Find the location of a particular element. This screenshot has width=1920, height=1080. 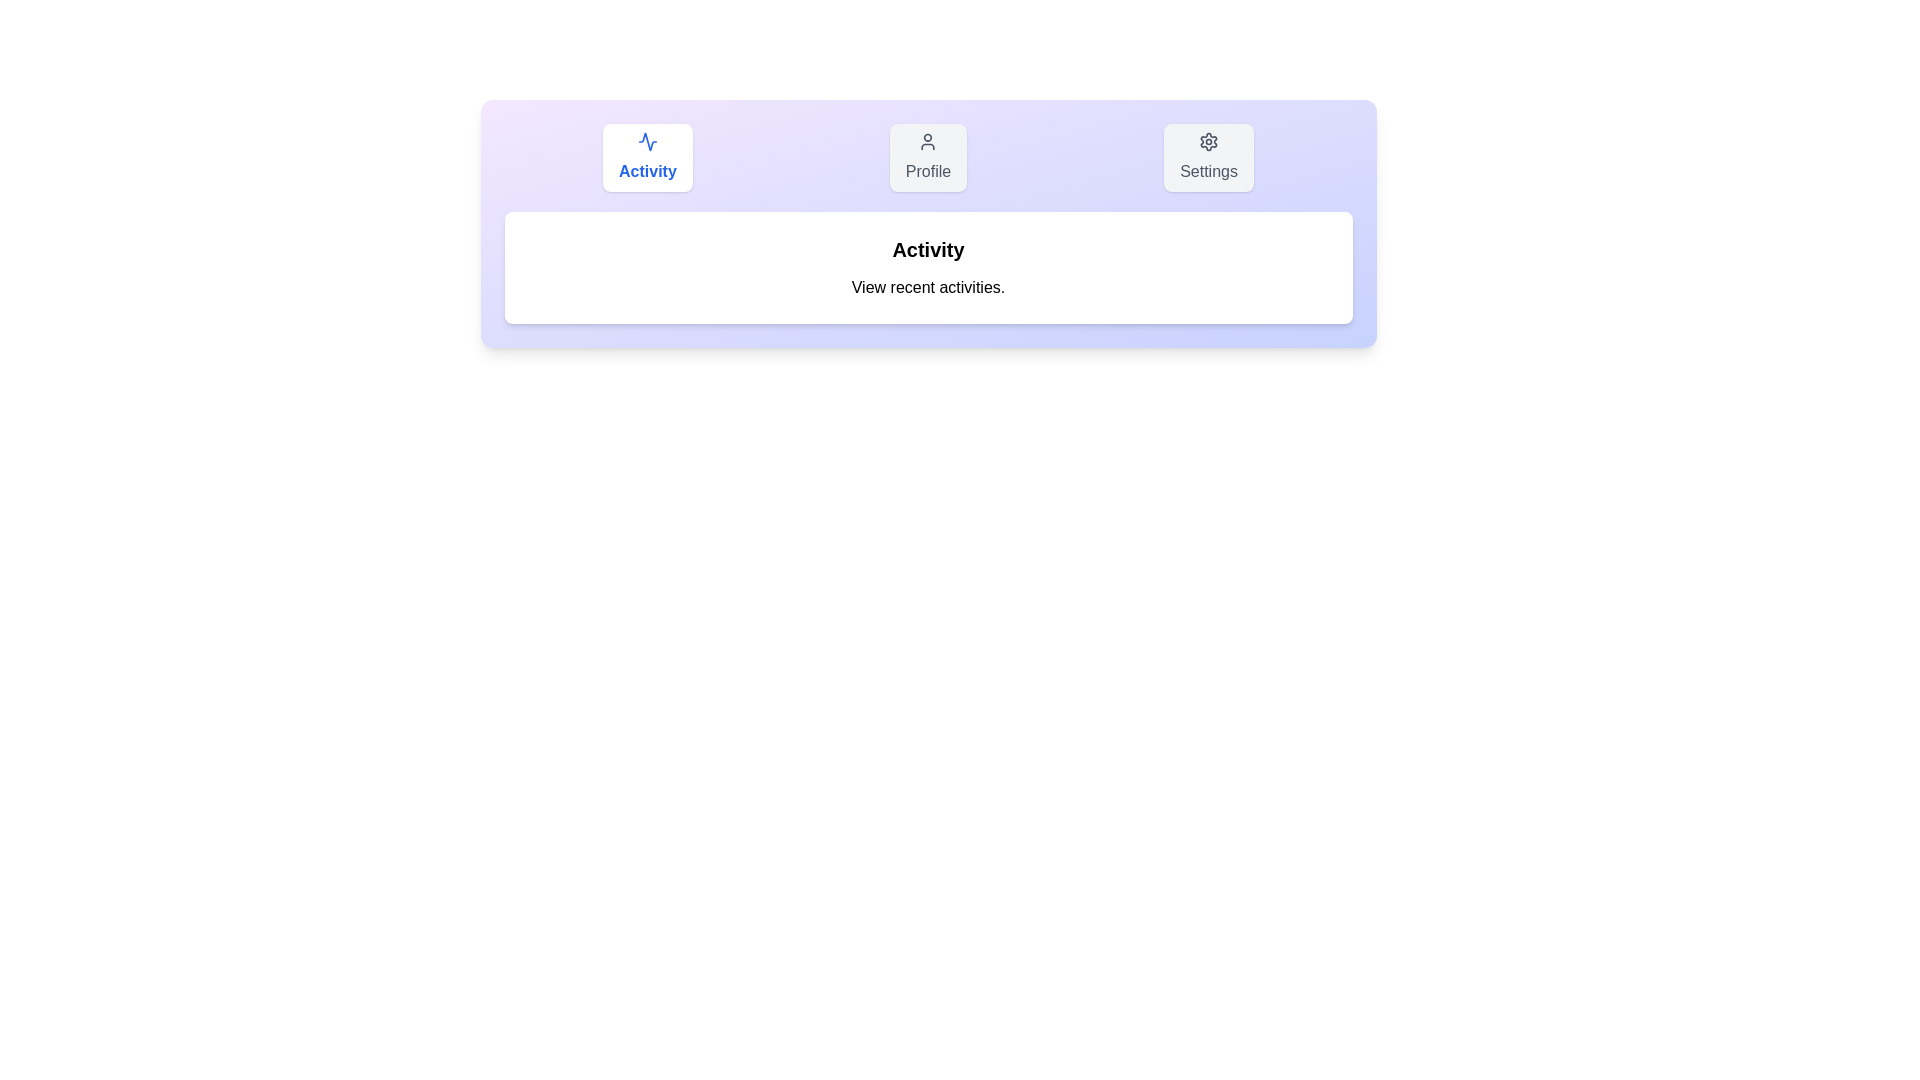

the Profile tab and read its content is located at coordinates (927, 157).